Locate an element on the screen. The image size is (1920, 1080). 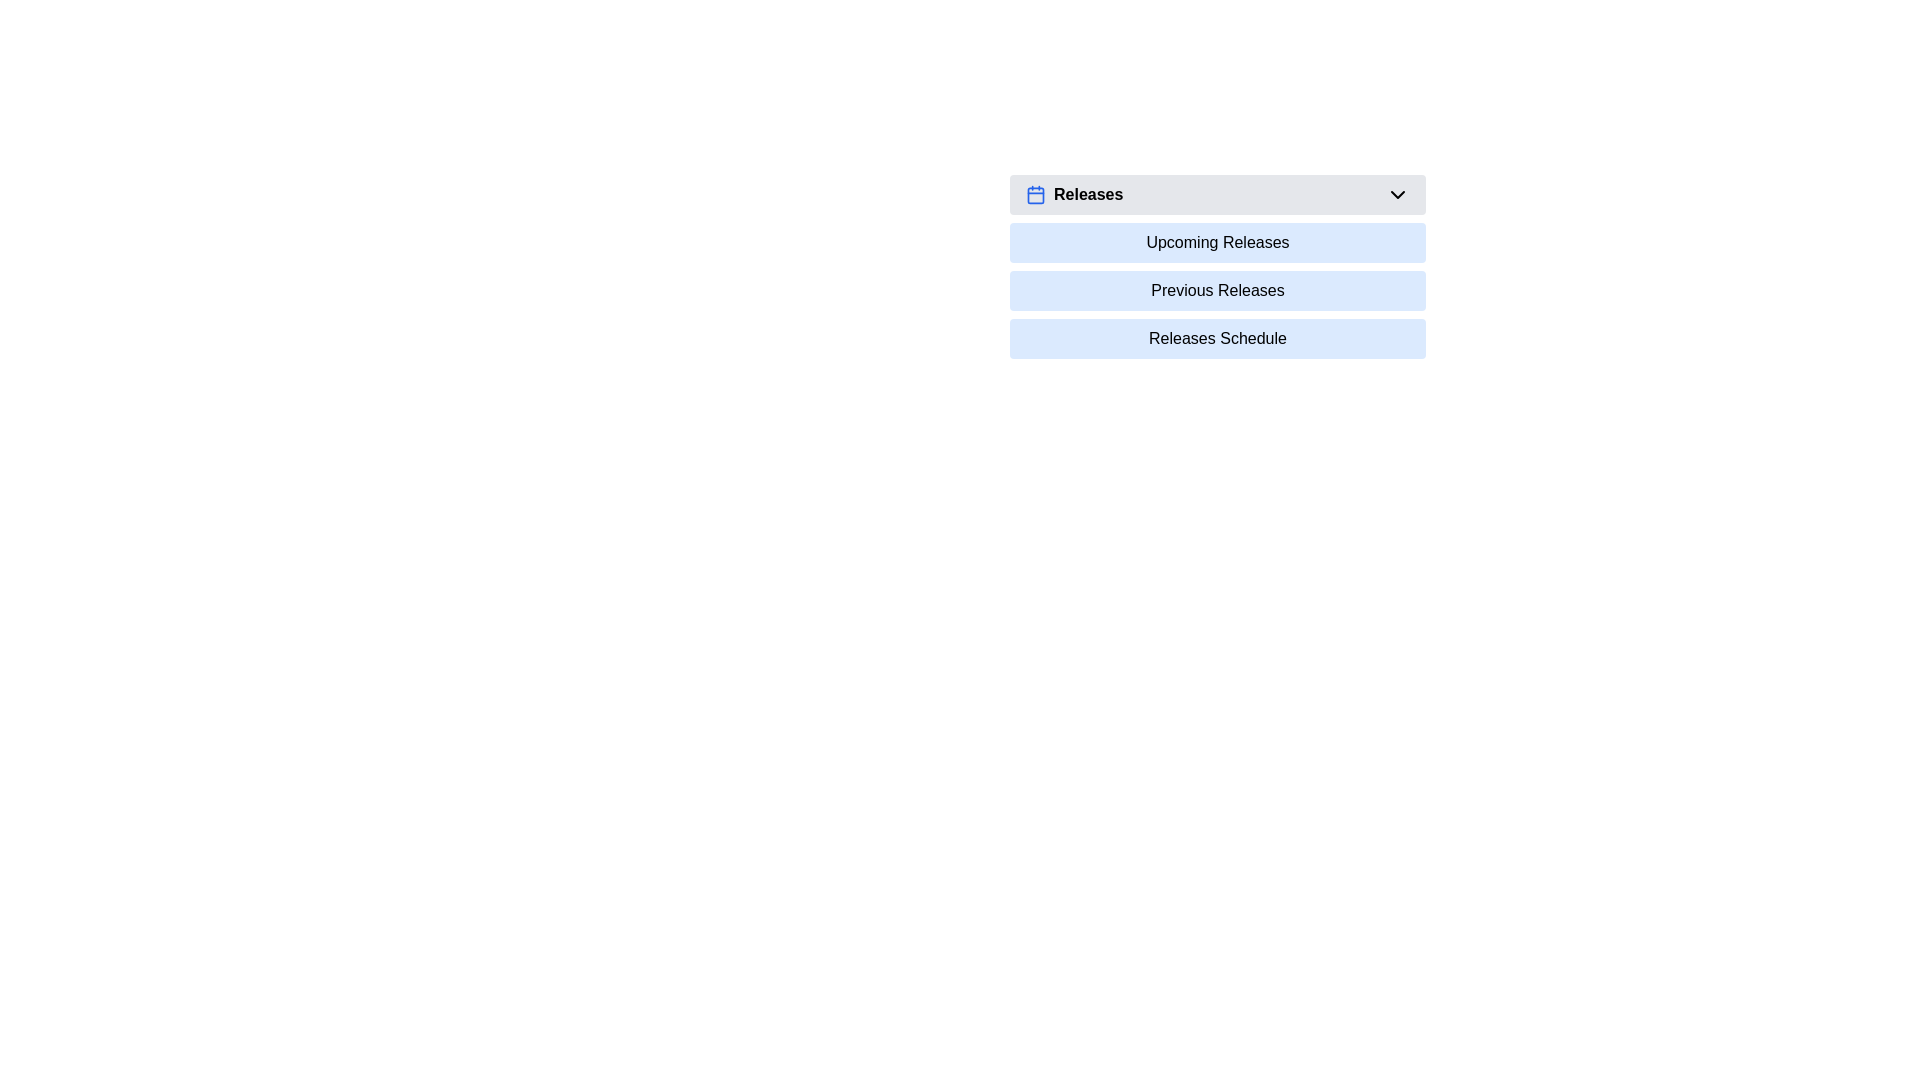
the third button in the dropdown menu titled 'Releases' is located at coordinates (1217, 338).